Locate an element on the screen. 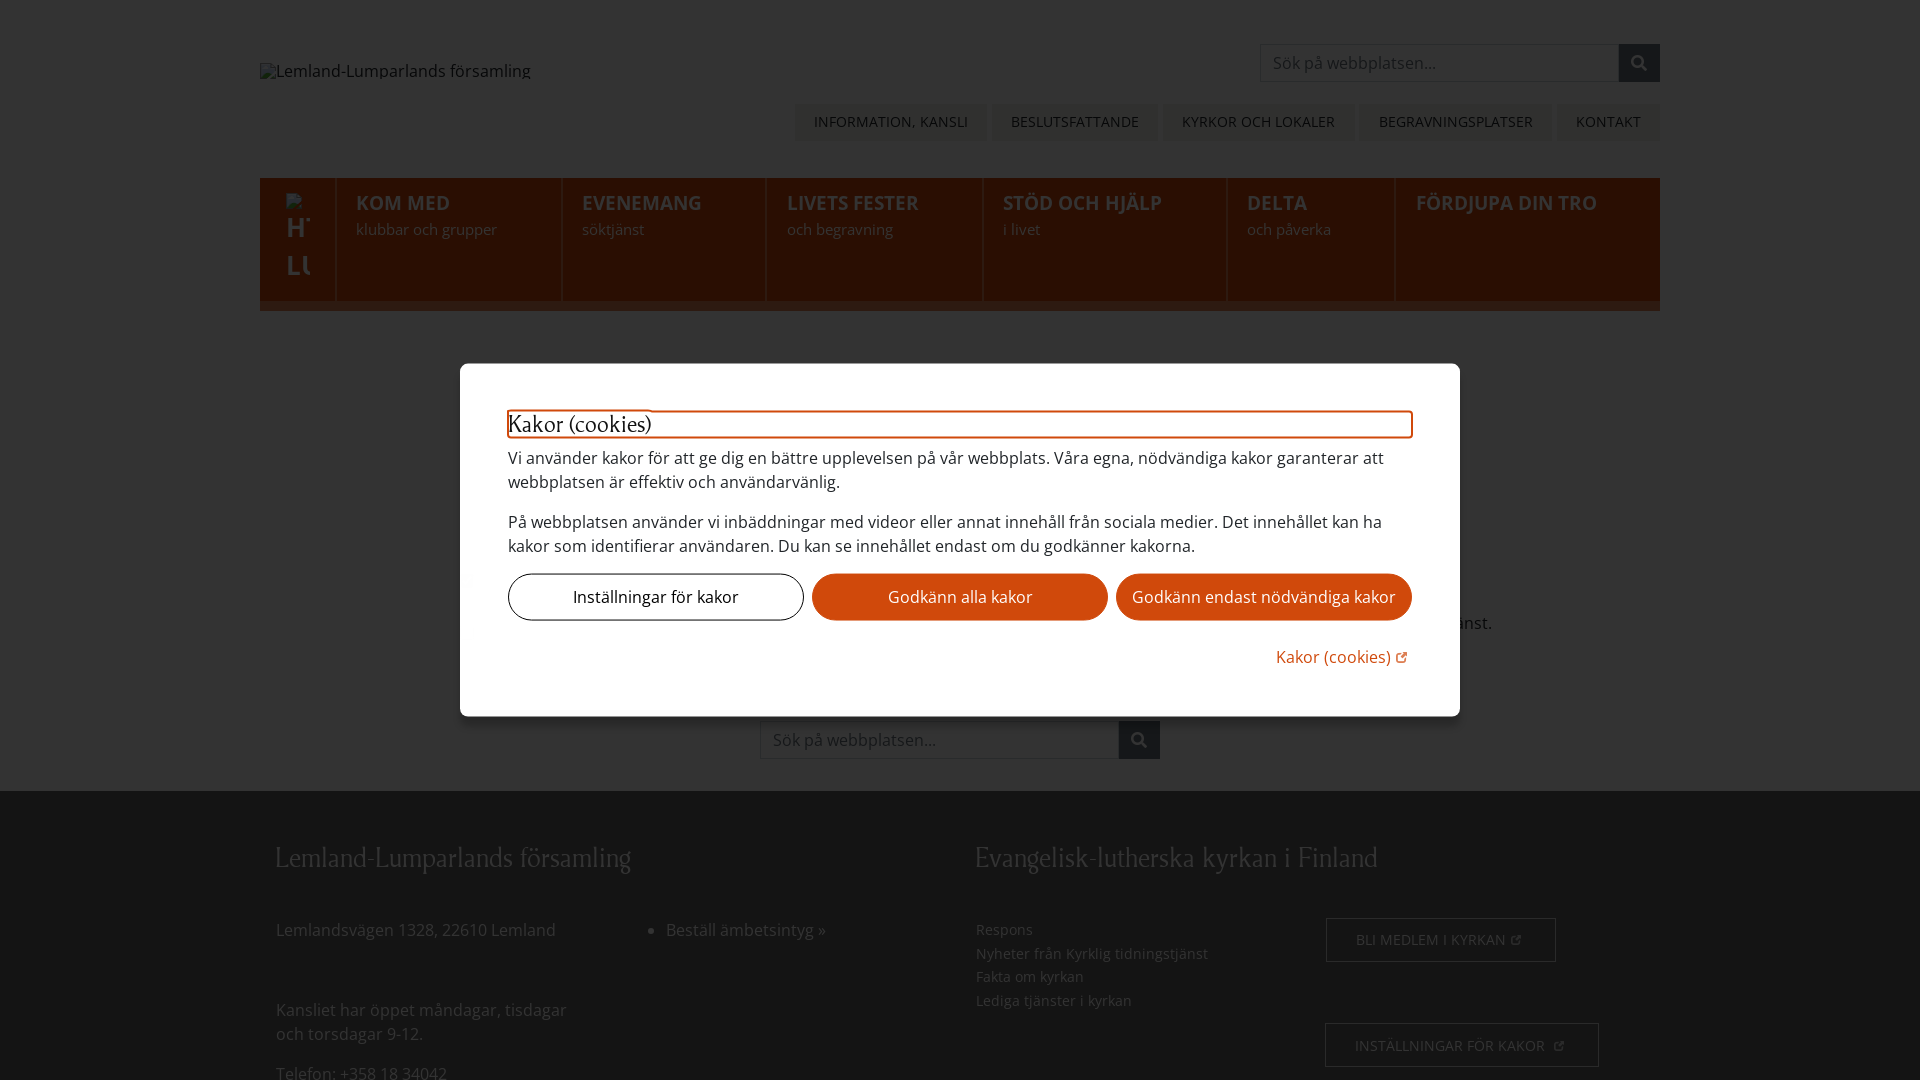 The image size is (1920, 1080). 'LIVETS FESTER is located at coordinates (874, 238).